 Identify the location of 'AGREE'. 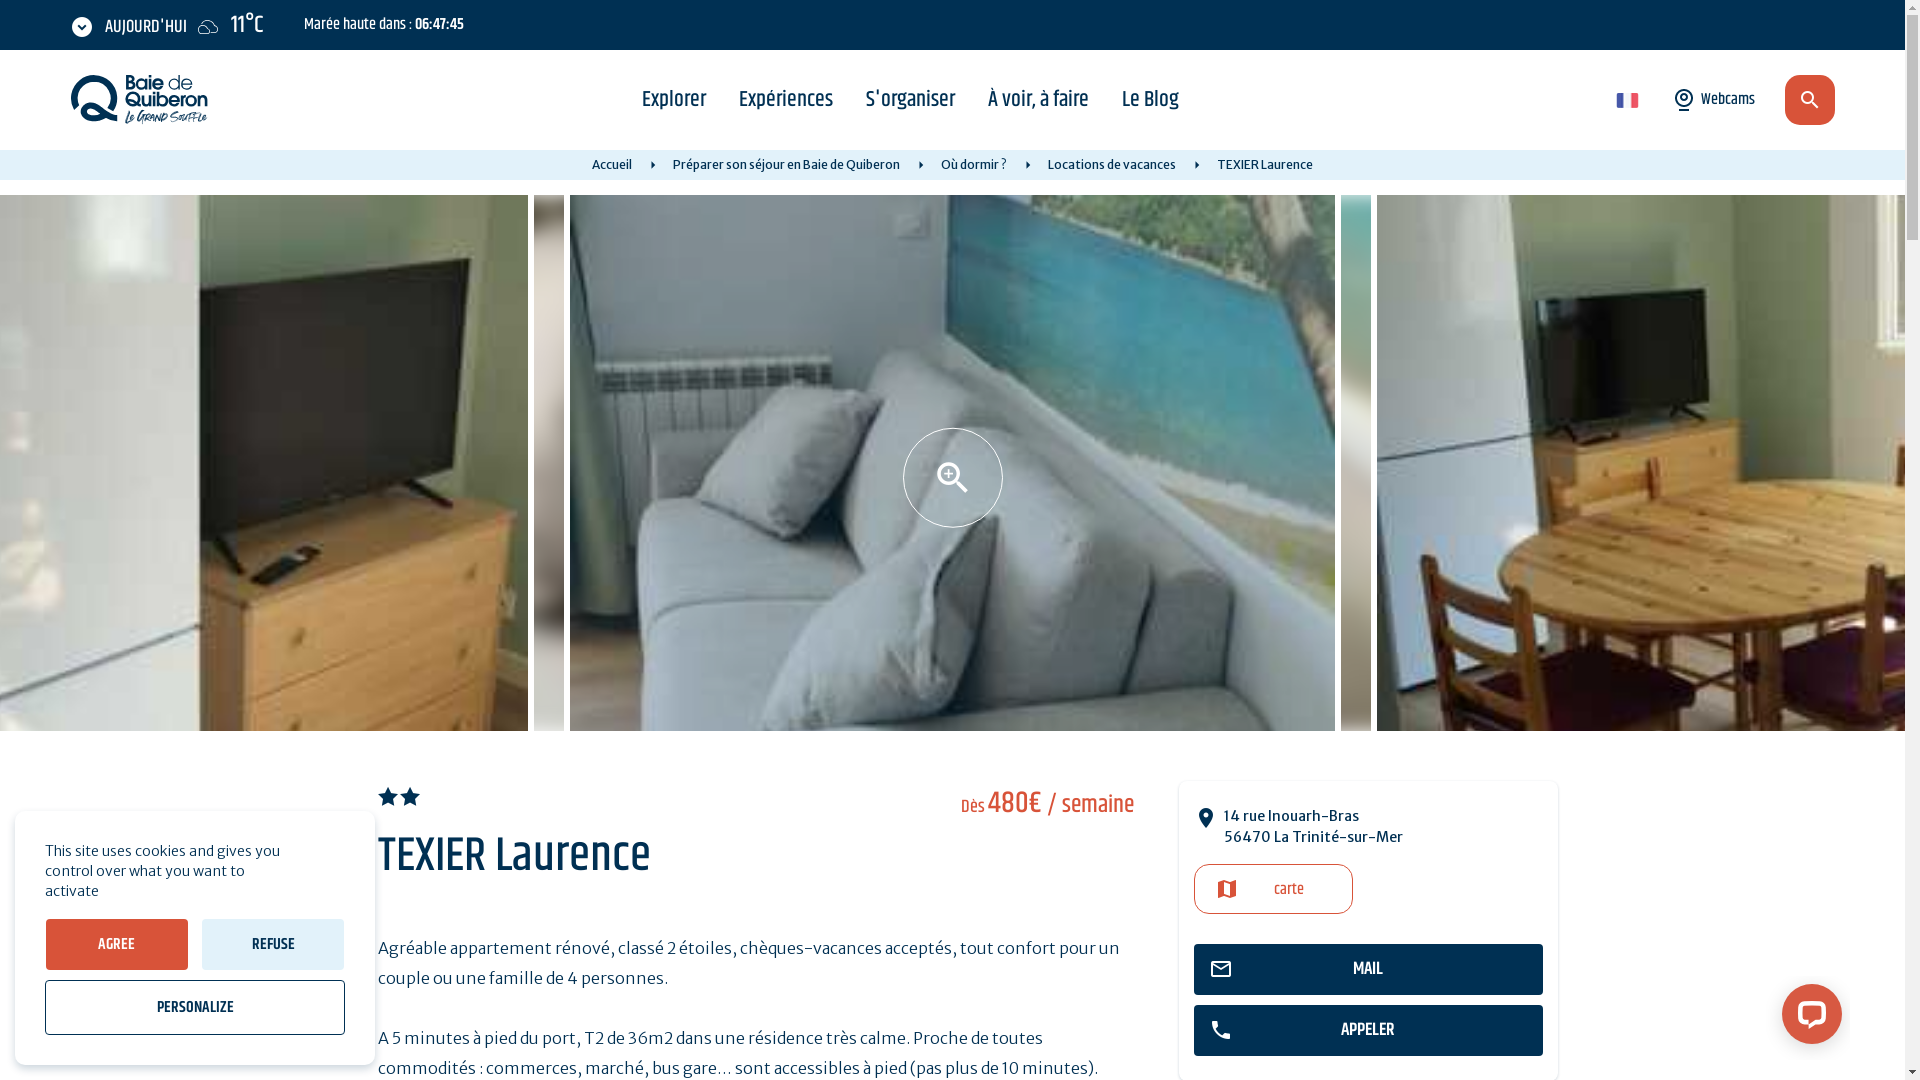
(115, 944).